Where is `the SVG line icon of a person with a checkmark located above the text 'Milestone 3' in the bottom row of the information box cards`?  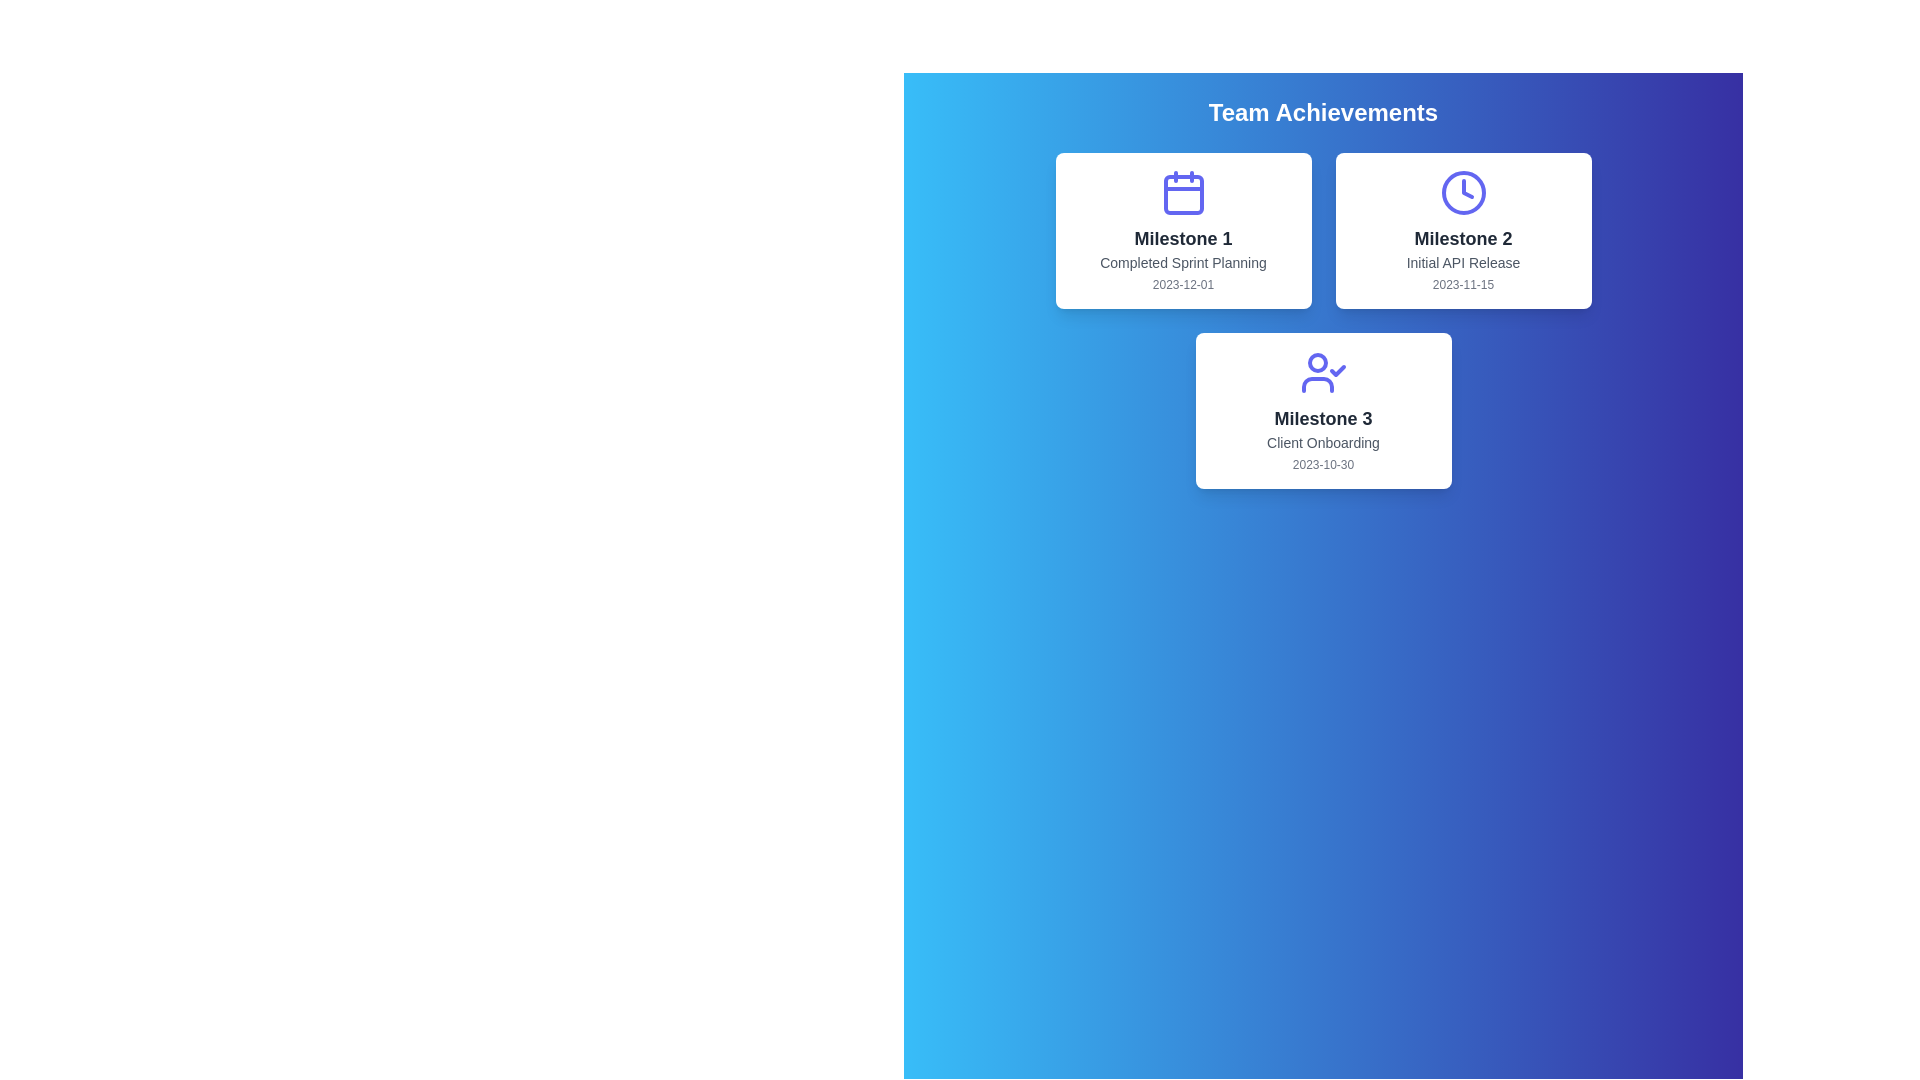 the SVG line icon of a person with a checkmark located above the text 'Milestone 3' in the bottom row of the information box cards is located at coordinates (1323, 373).